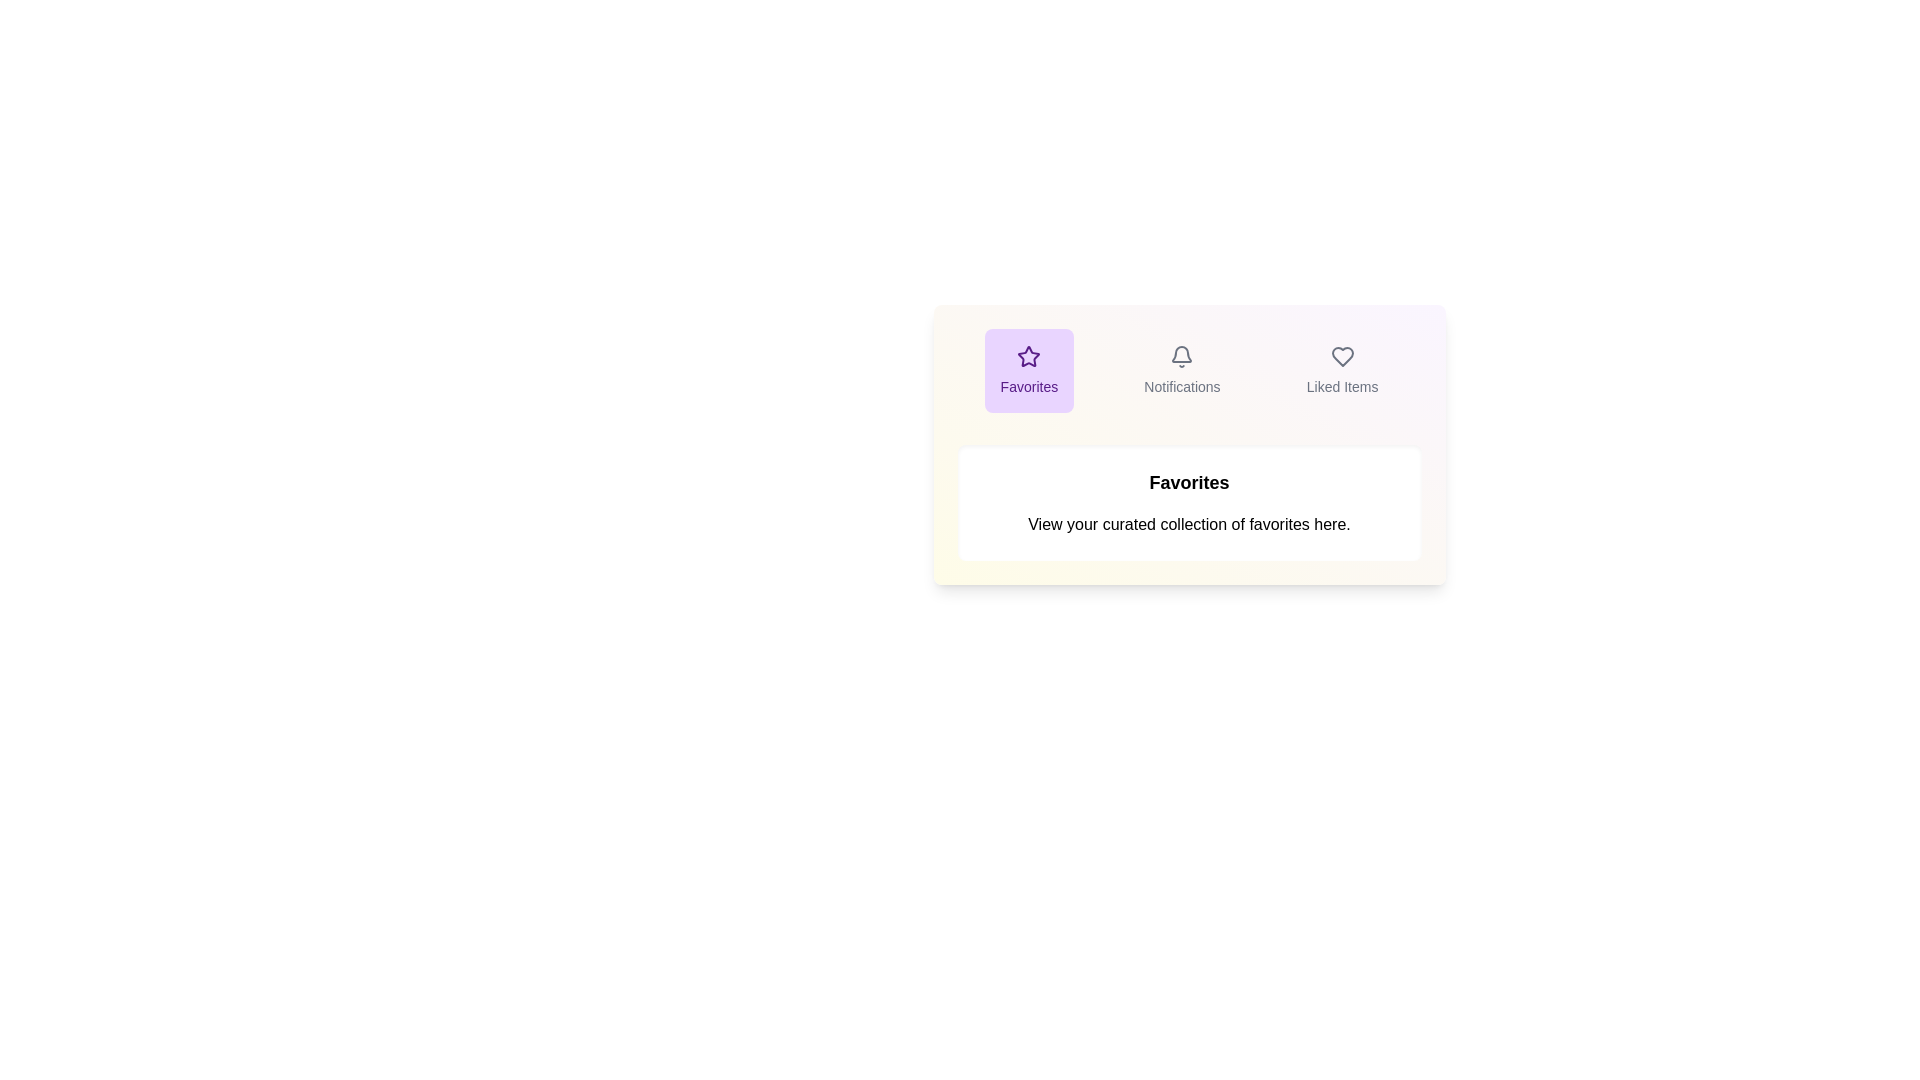 The width and height of the screenshot is (1920, 1080). What do you see at coordinates (1029, 370) in the screenshot?
I see `the tab labeled Favorites` at bounding box center [1029, 370].